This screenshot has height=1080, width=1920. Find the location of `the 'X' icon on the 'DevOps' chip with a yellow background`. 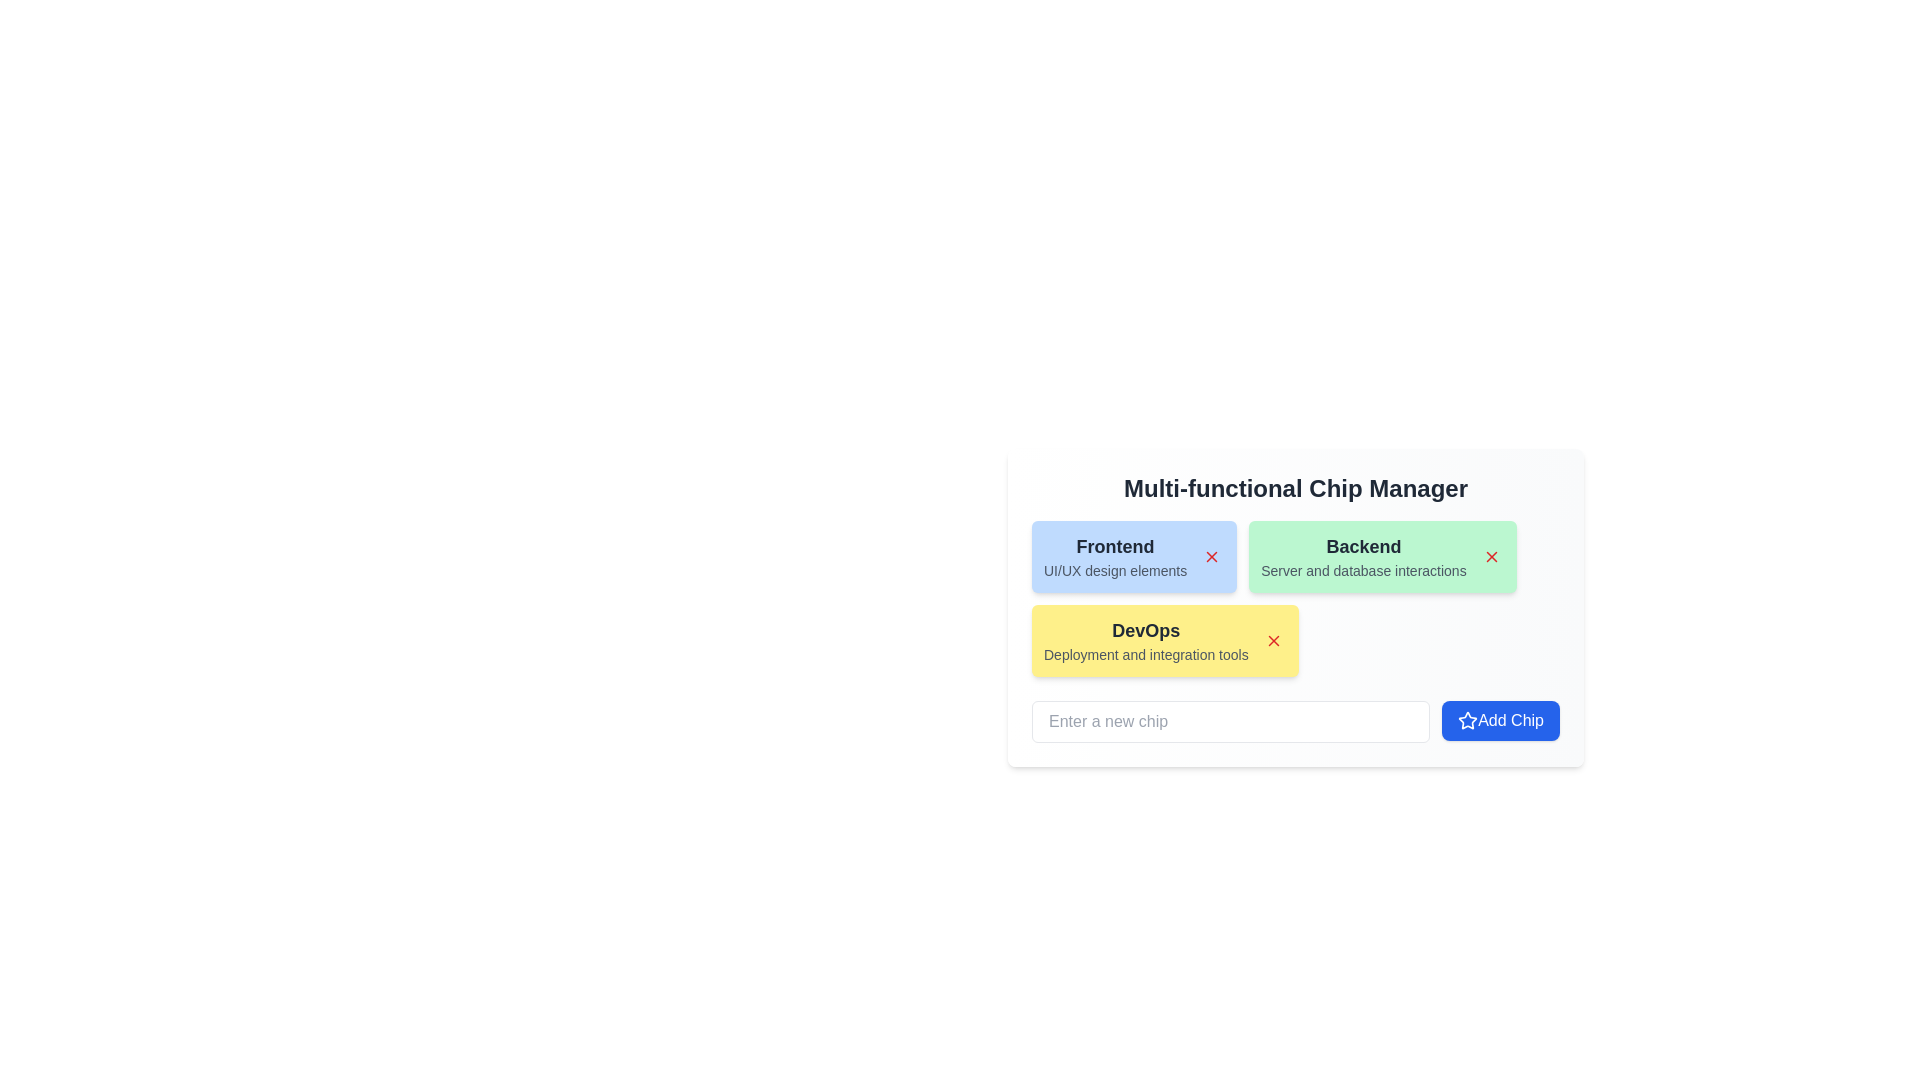

the 'X' icon on the 'DevOps' chip with a yellow background is located at coordinates (1296, 607).